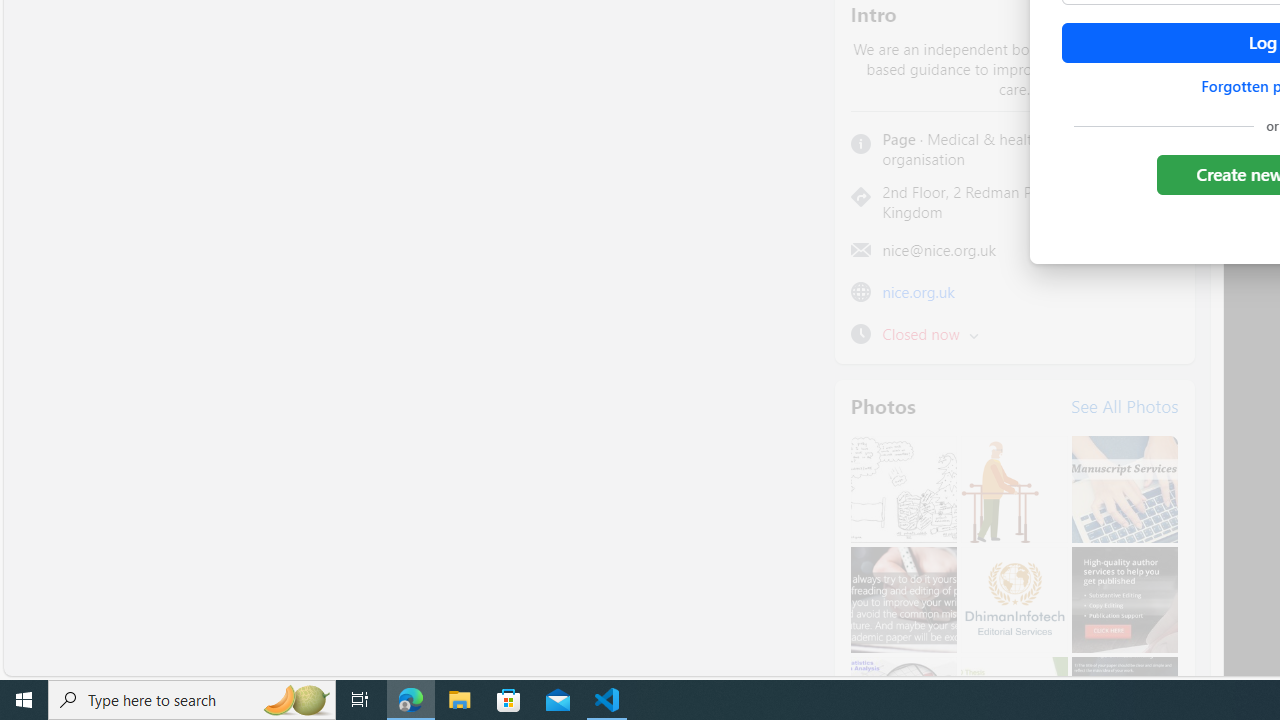  What do you see at coordinates (410, 698) in the screenshot?
I see `'Microsoft Edge - 1 running window'` at bounding box center [410, 698].